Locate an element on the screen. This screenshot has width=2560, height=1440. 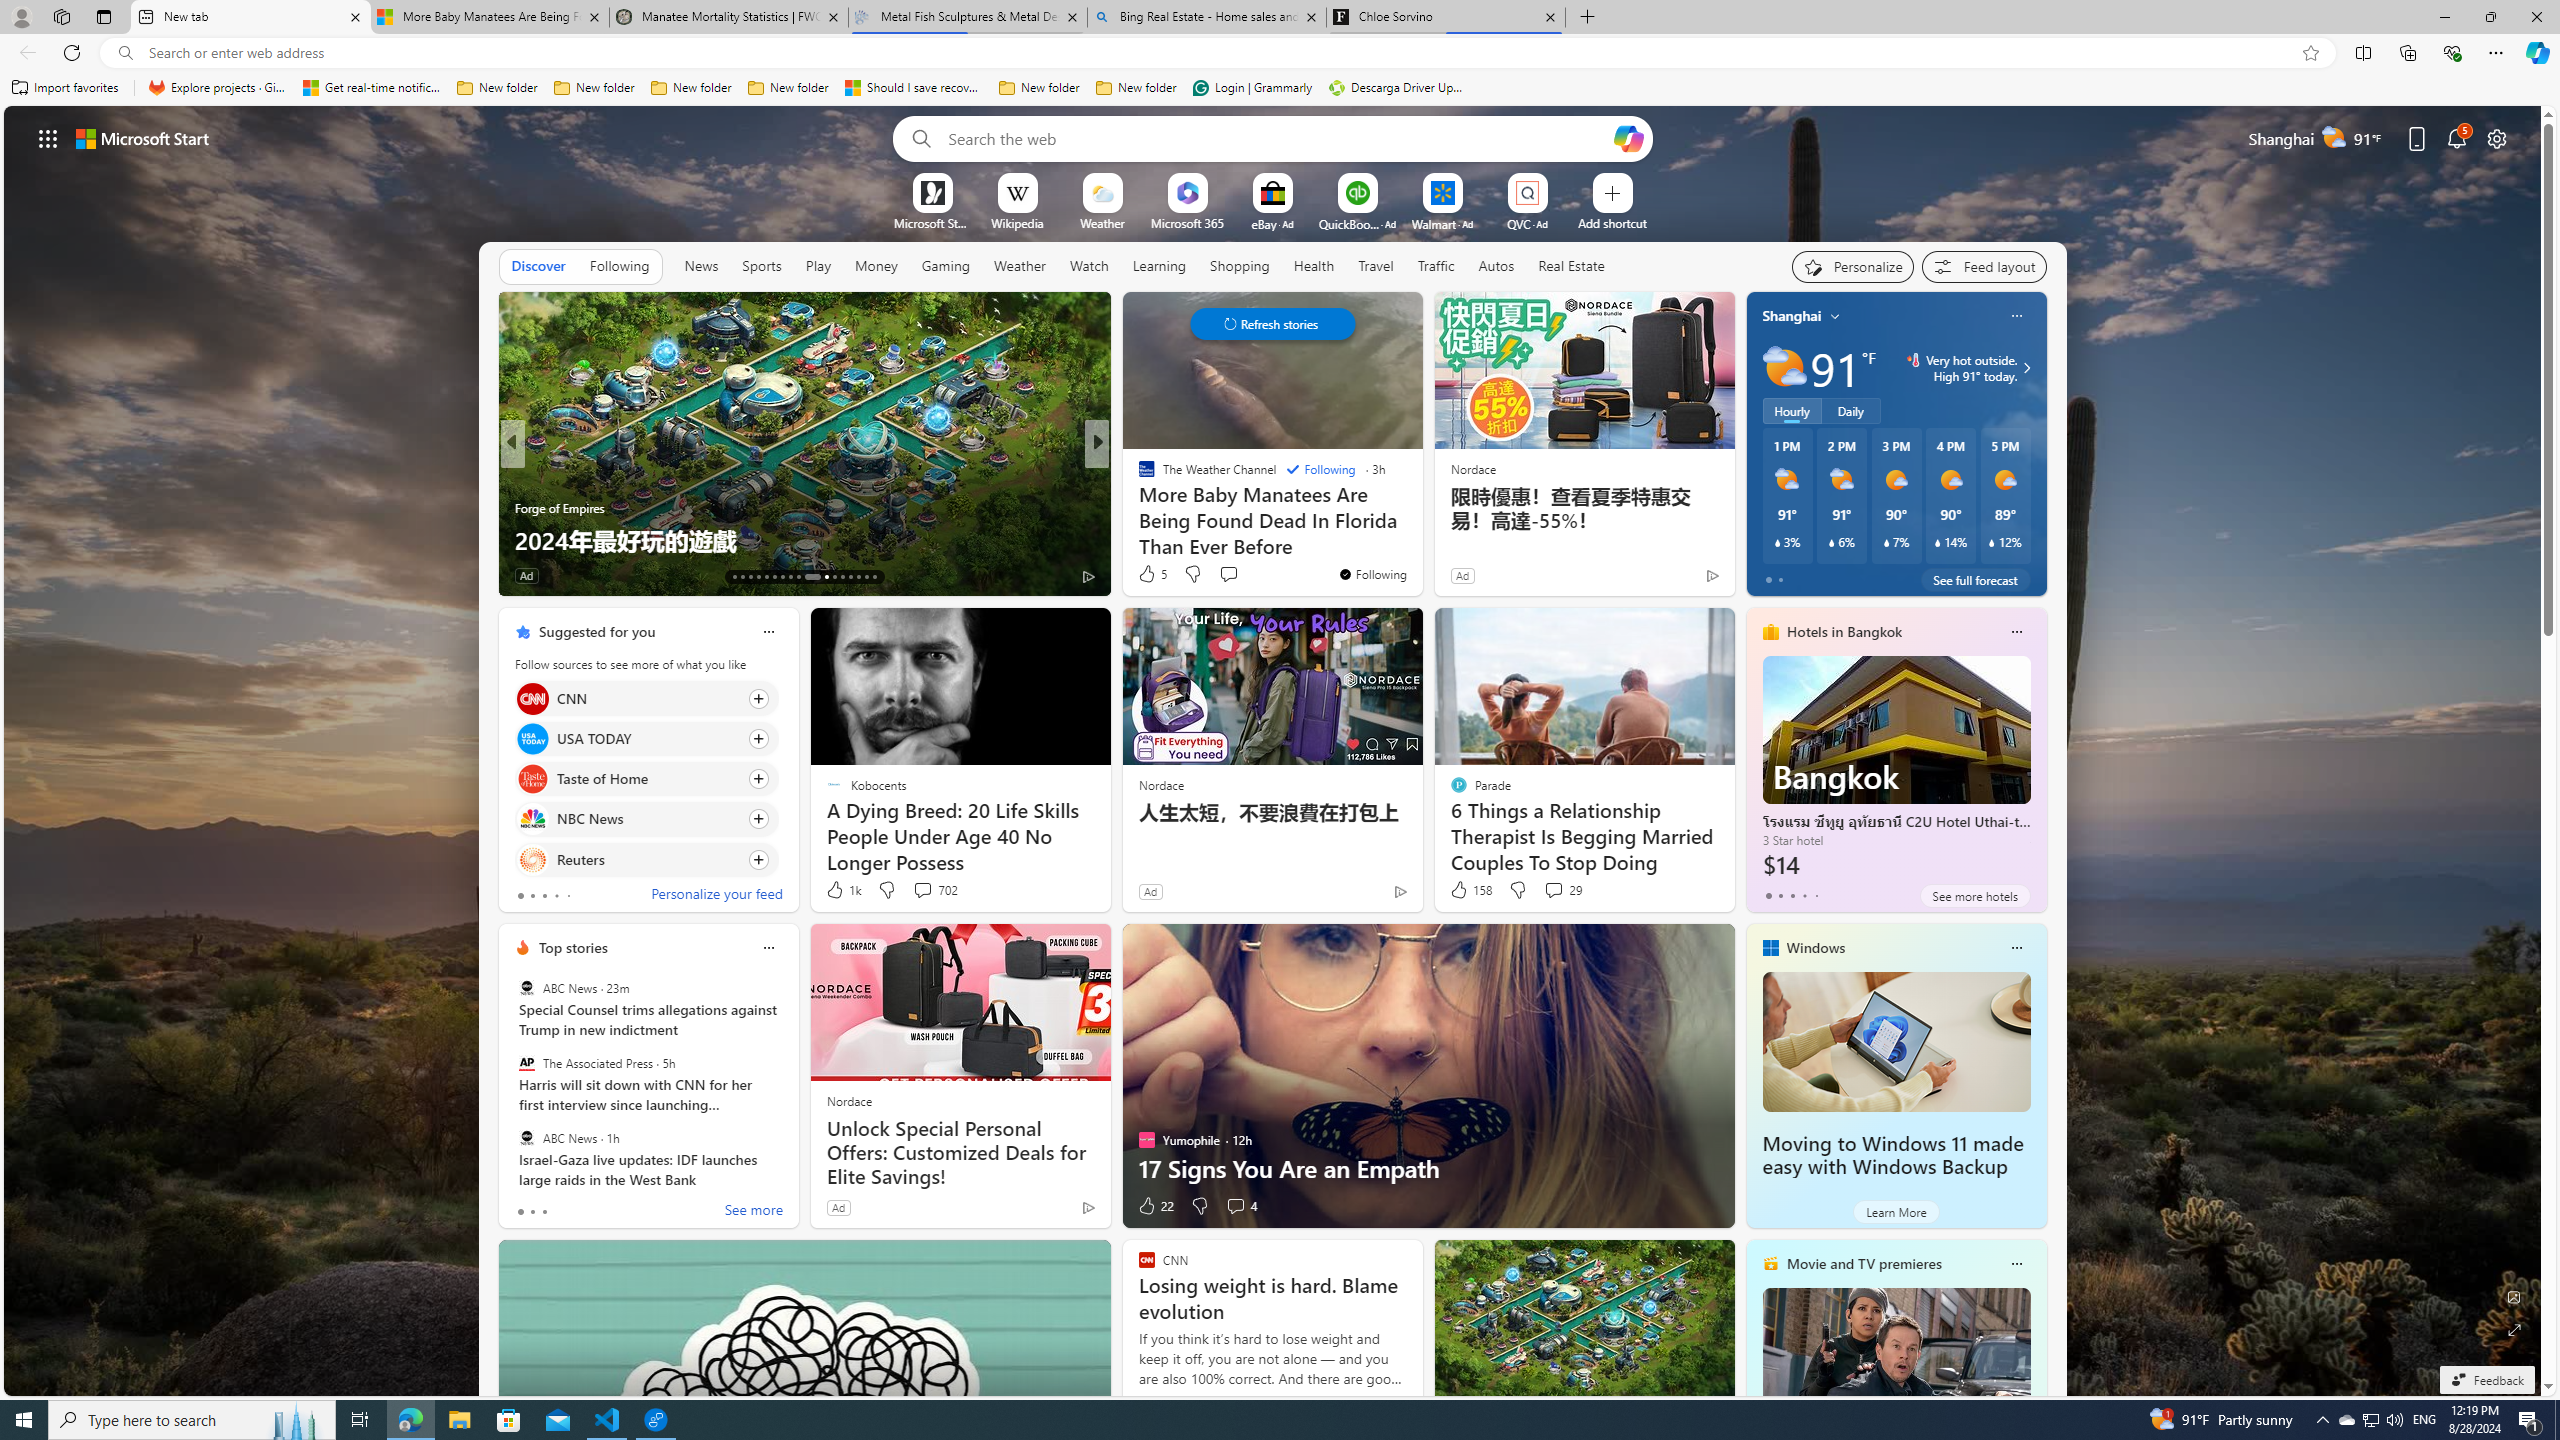
'View comments 4 Comment' is located at coordinates (1235, 1206).